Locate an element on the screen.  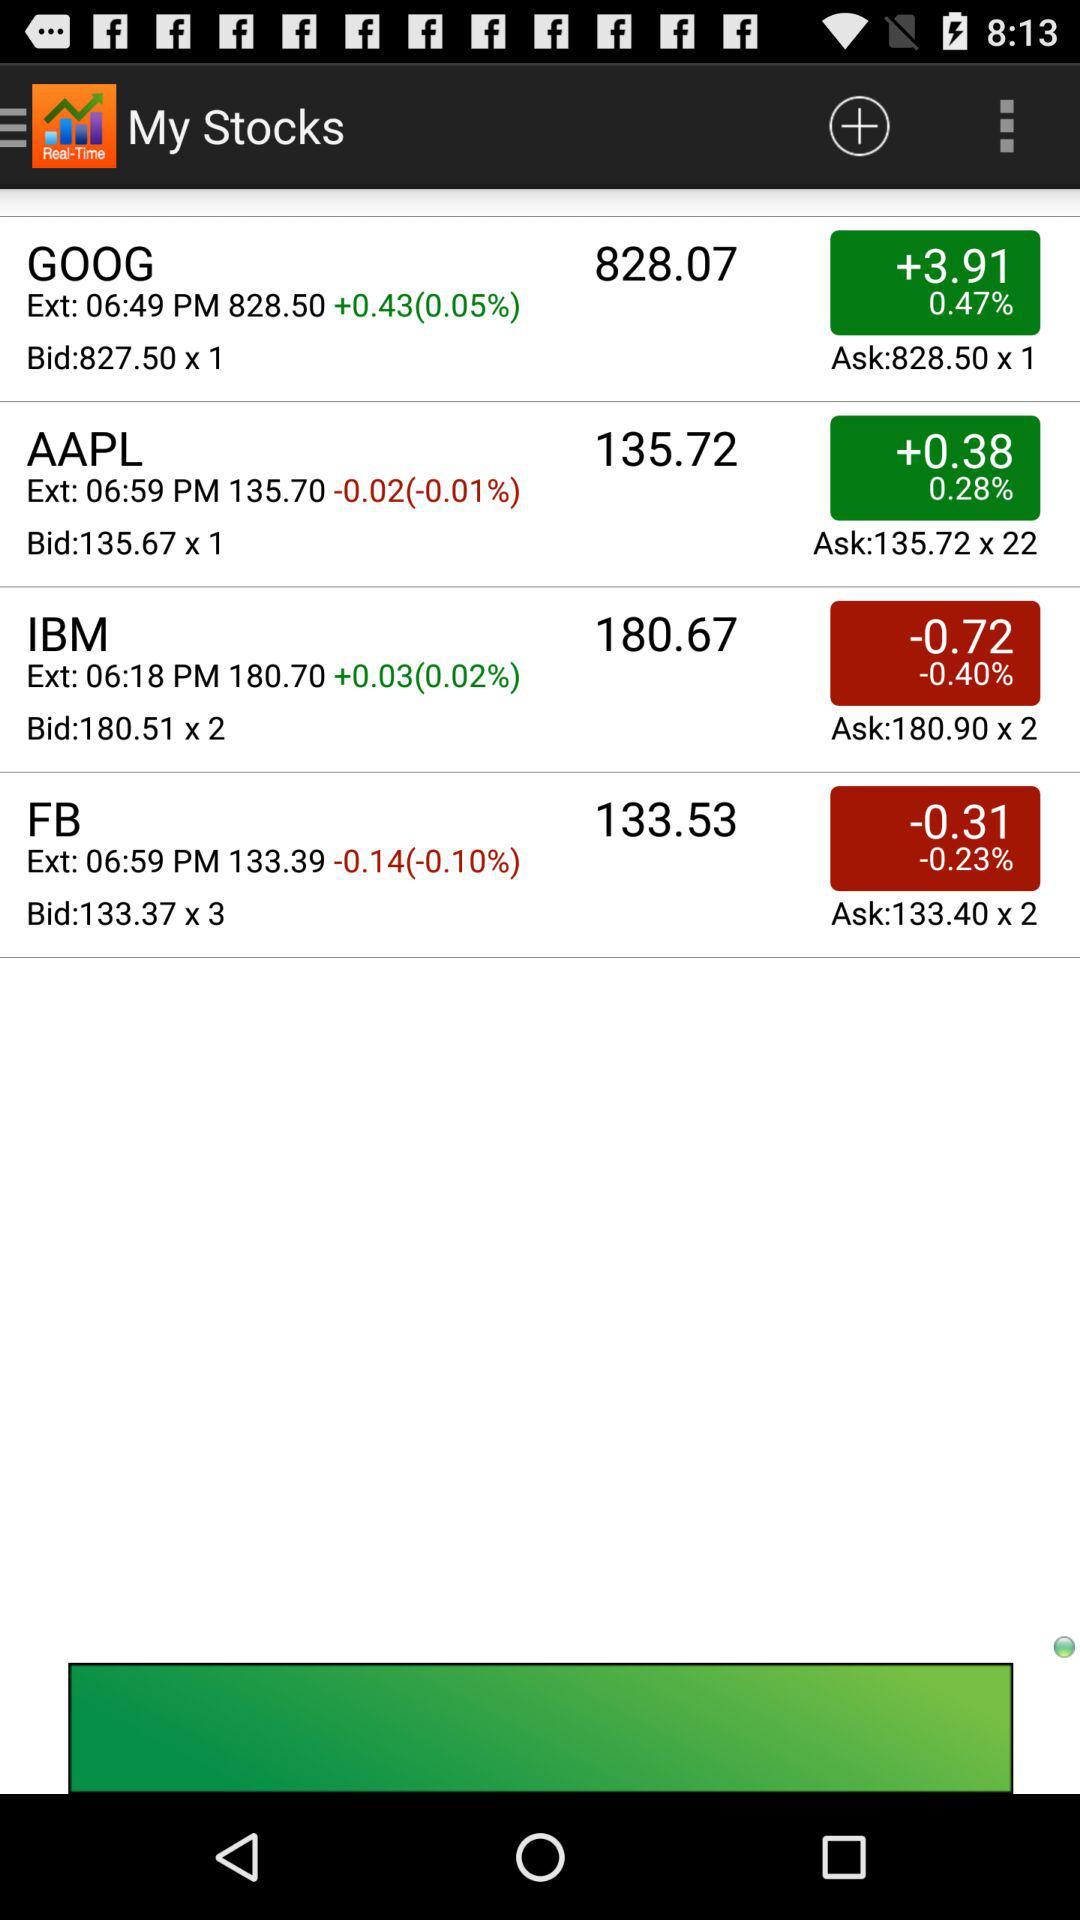
the item at the bottom is located at coordinates (540, 1727).